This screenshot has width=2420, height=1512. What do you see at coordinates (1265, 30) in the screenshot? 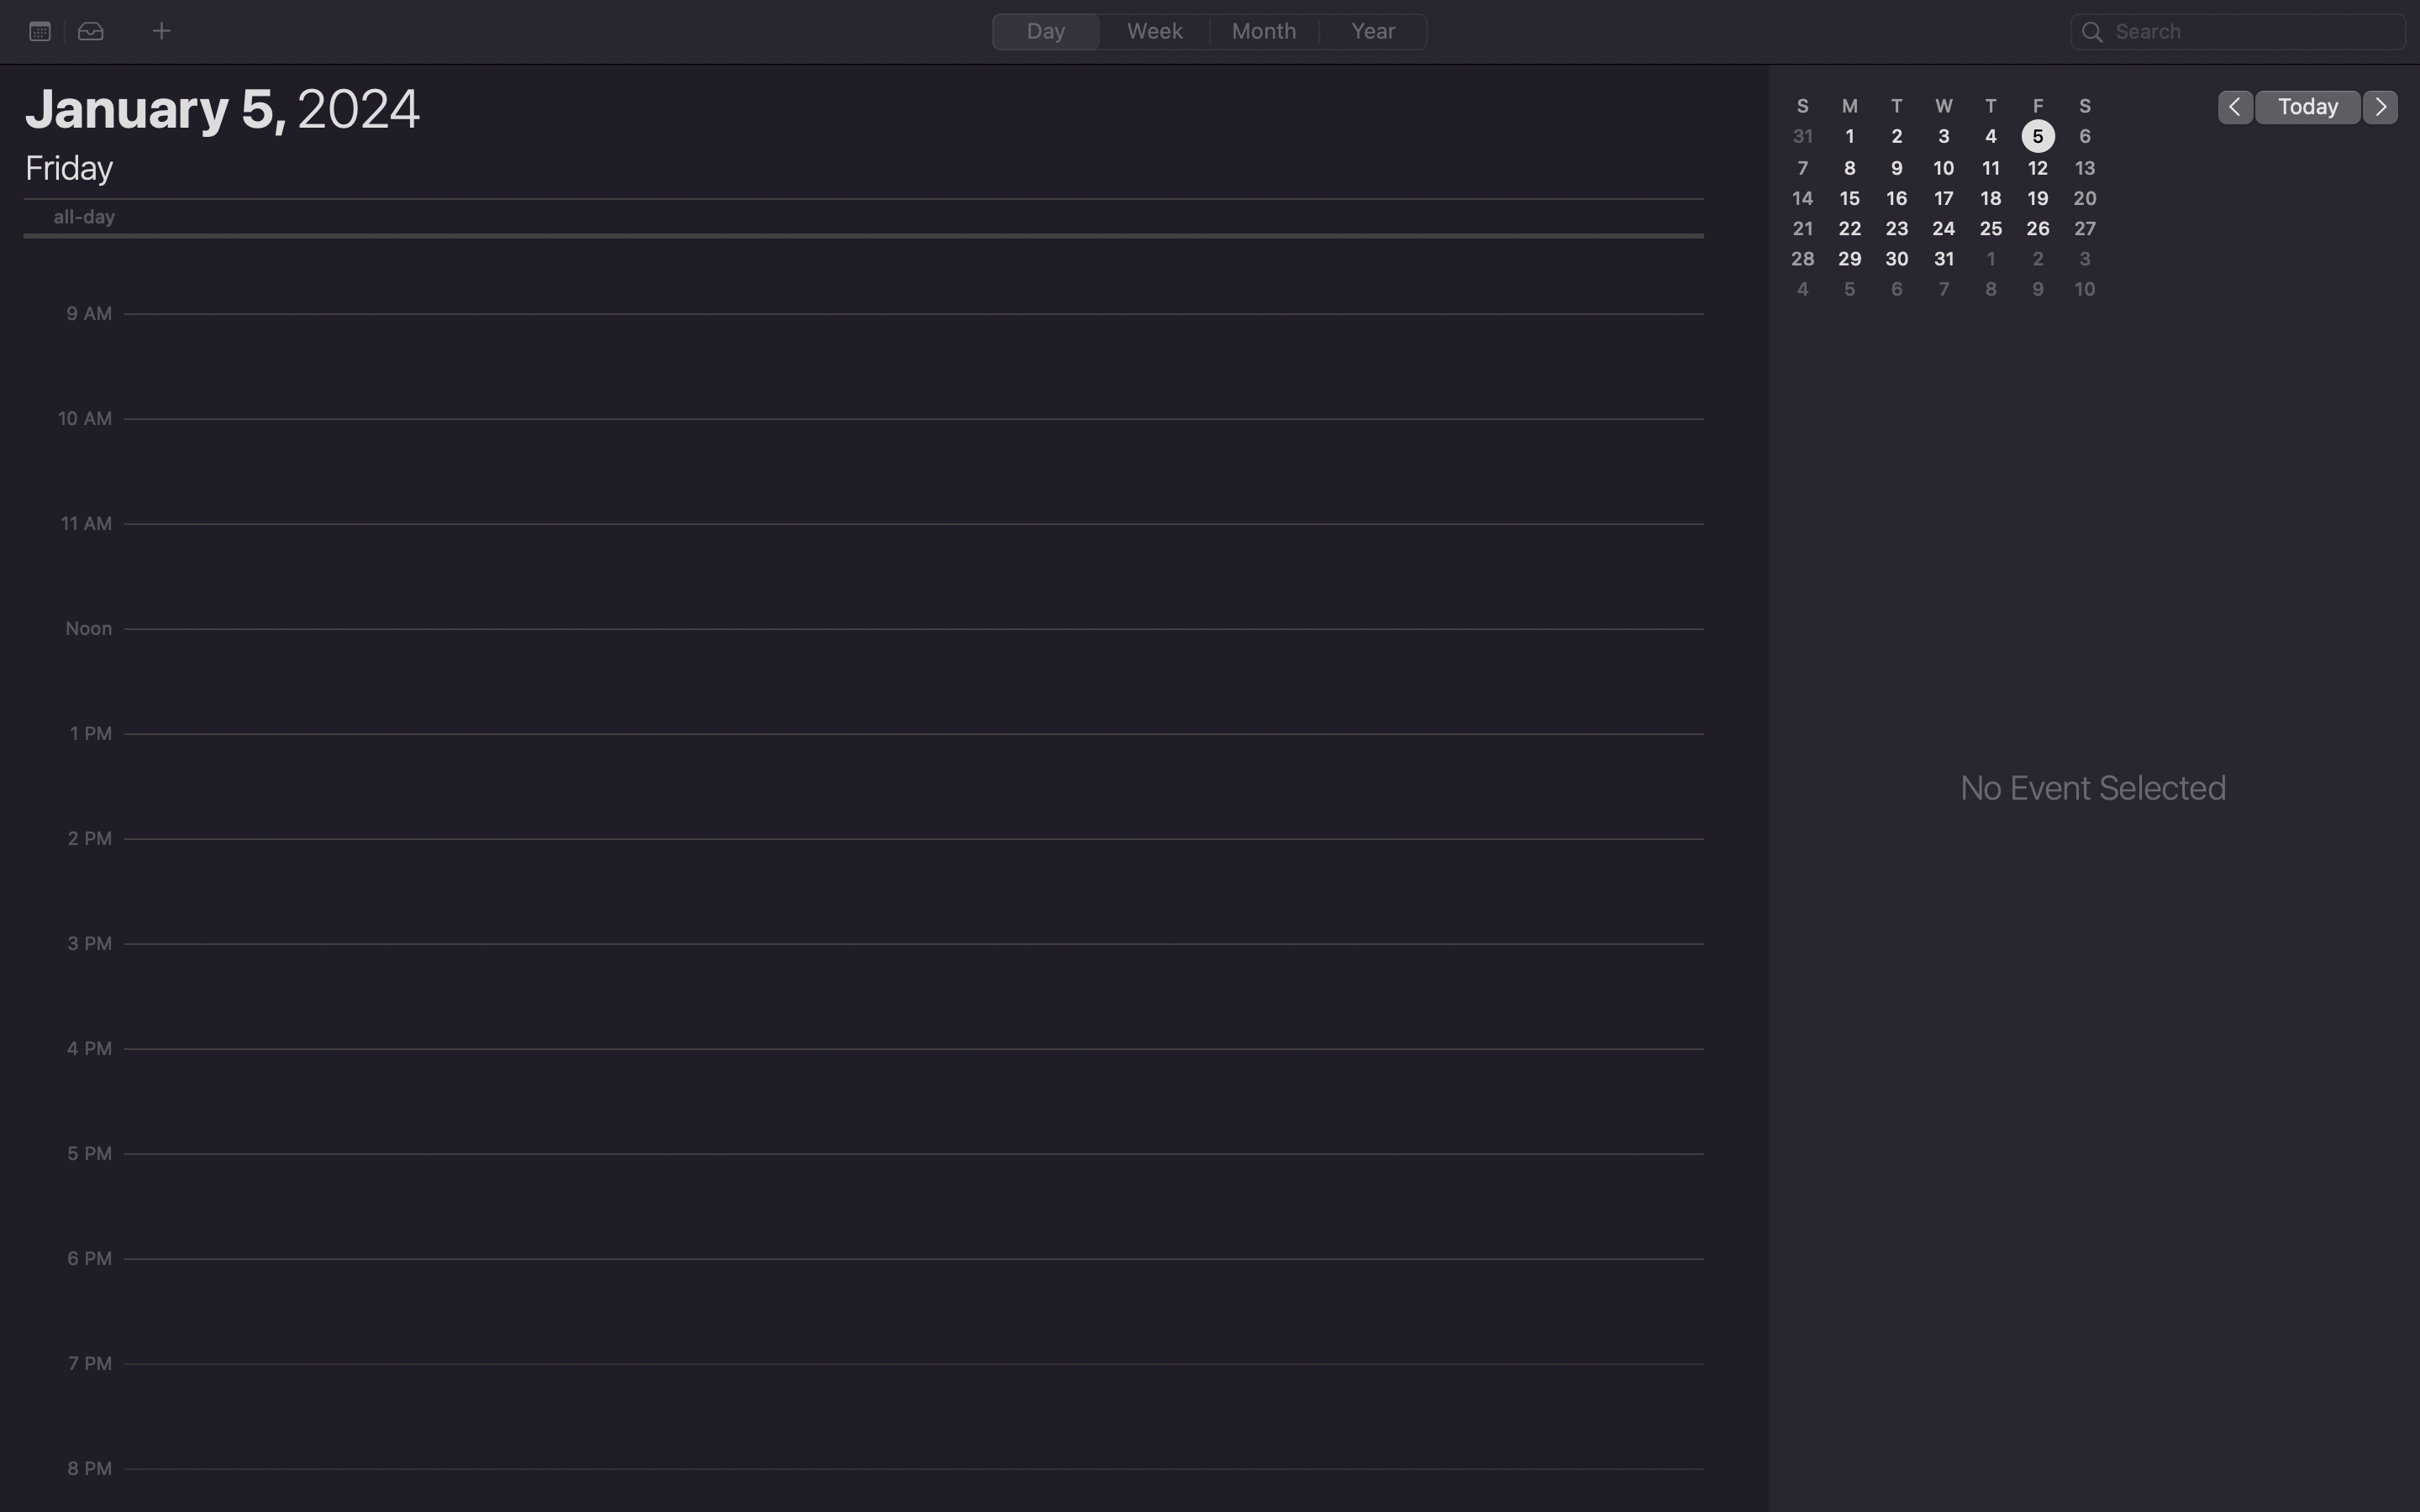
I see `the month view on the calendar` at bounding box center [1265, 30].